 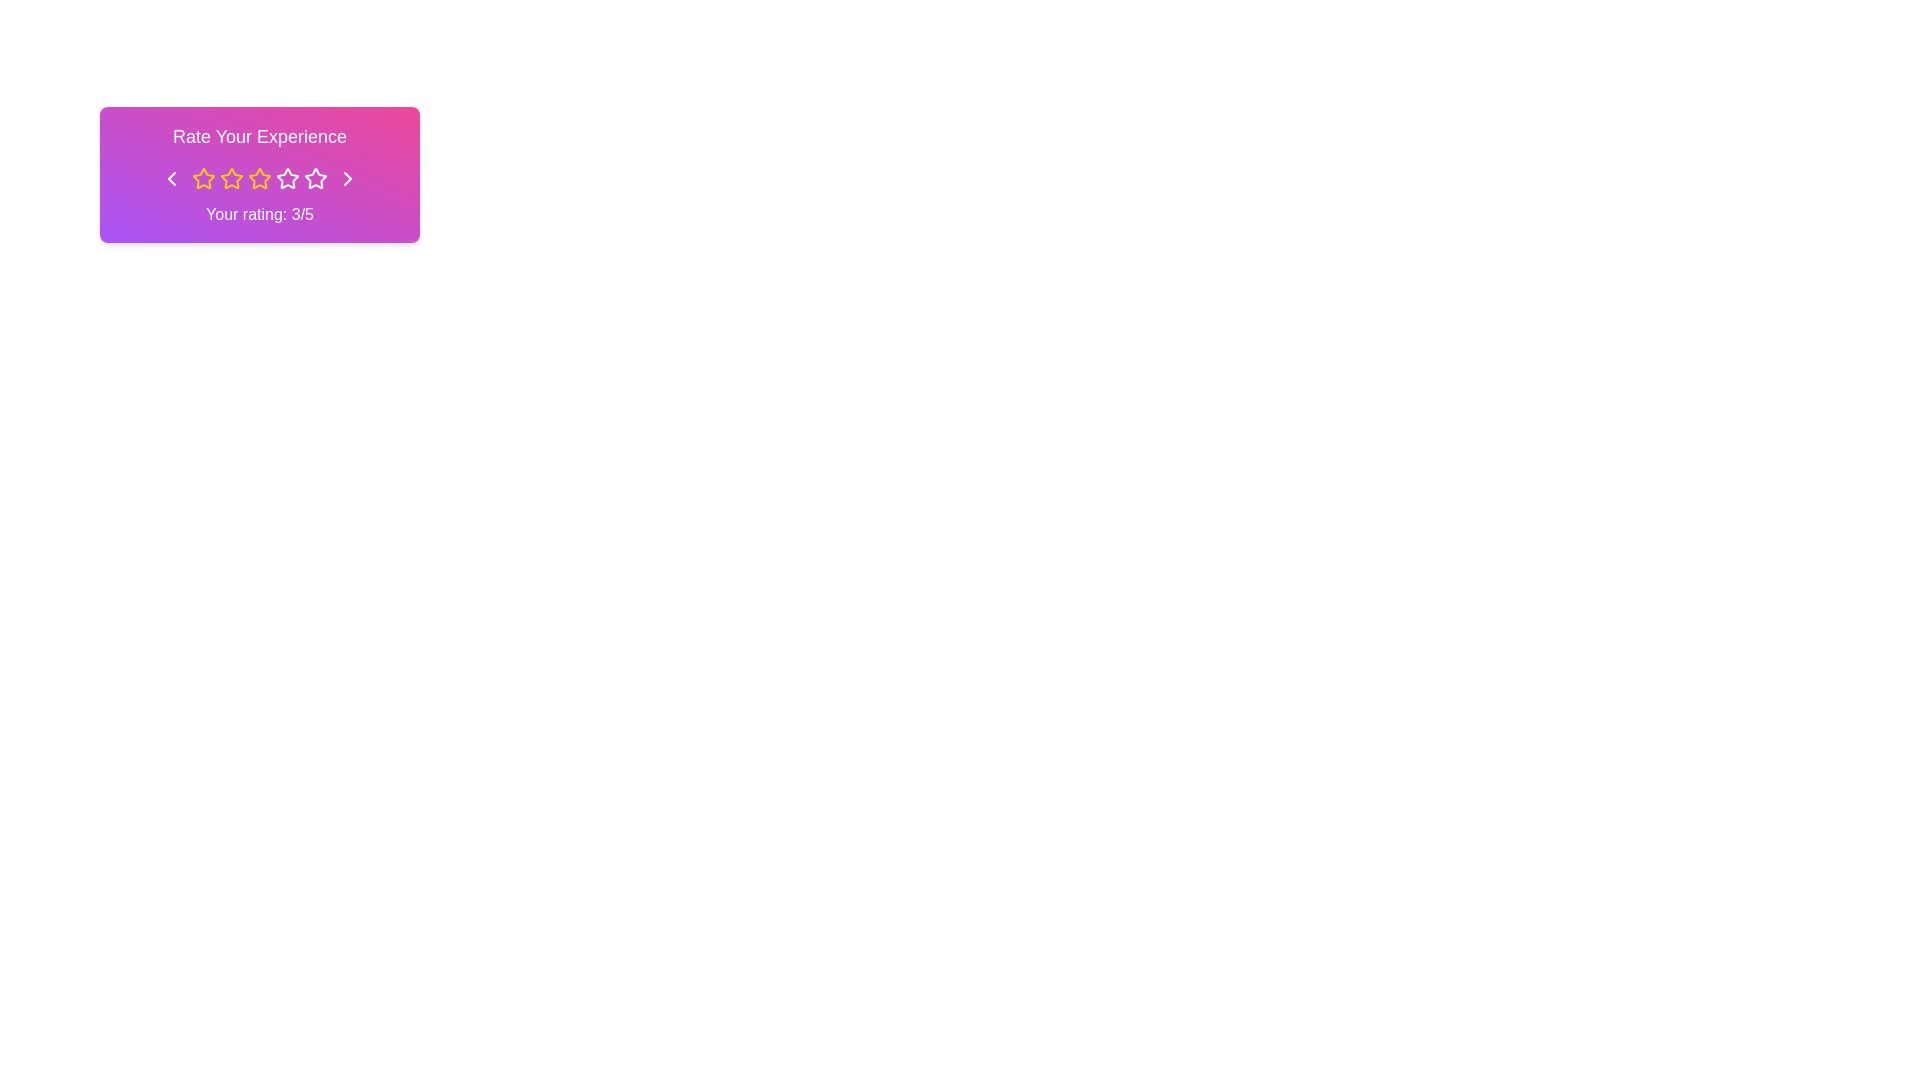 I want to click on the third star icon in the rating group, which is filled with a magenta color, so click(x=287, y=177).